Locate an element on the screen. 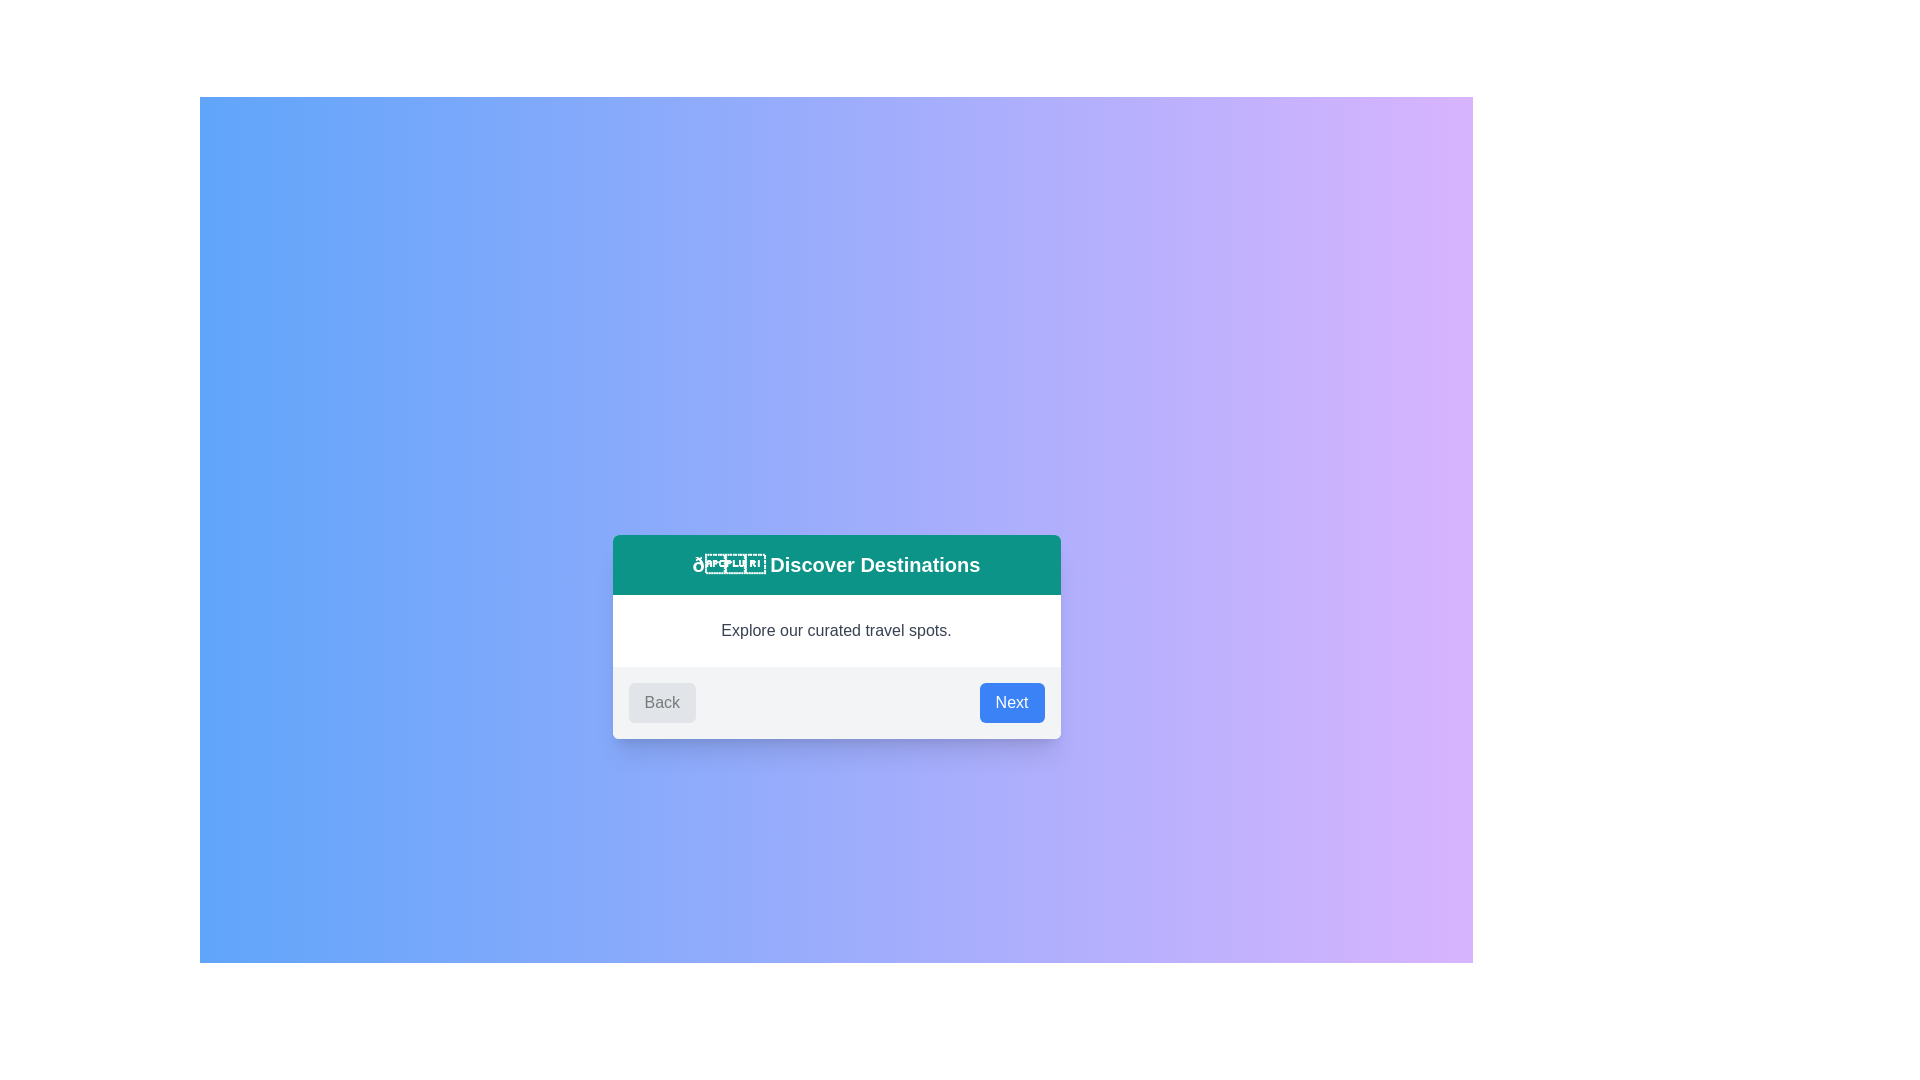 The height and width of the screenshot is (1080, 1920). the 'Next' button located in the lower-right corner of the dialog box is located at coordinates (1012, 701).